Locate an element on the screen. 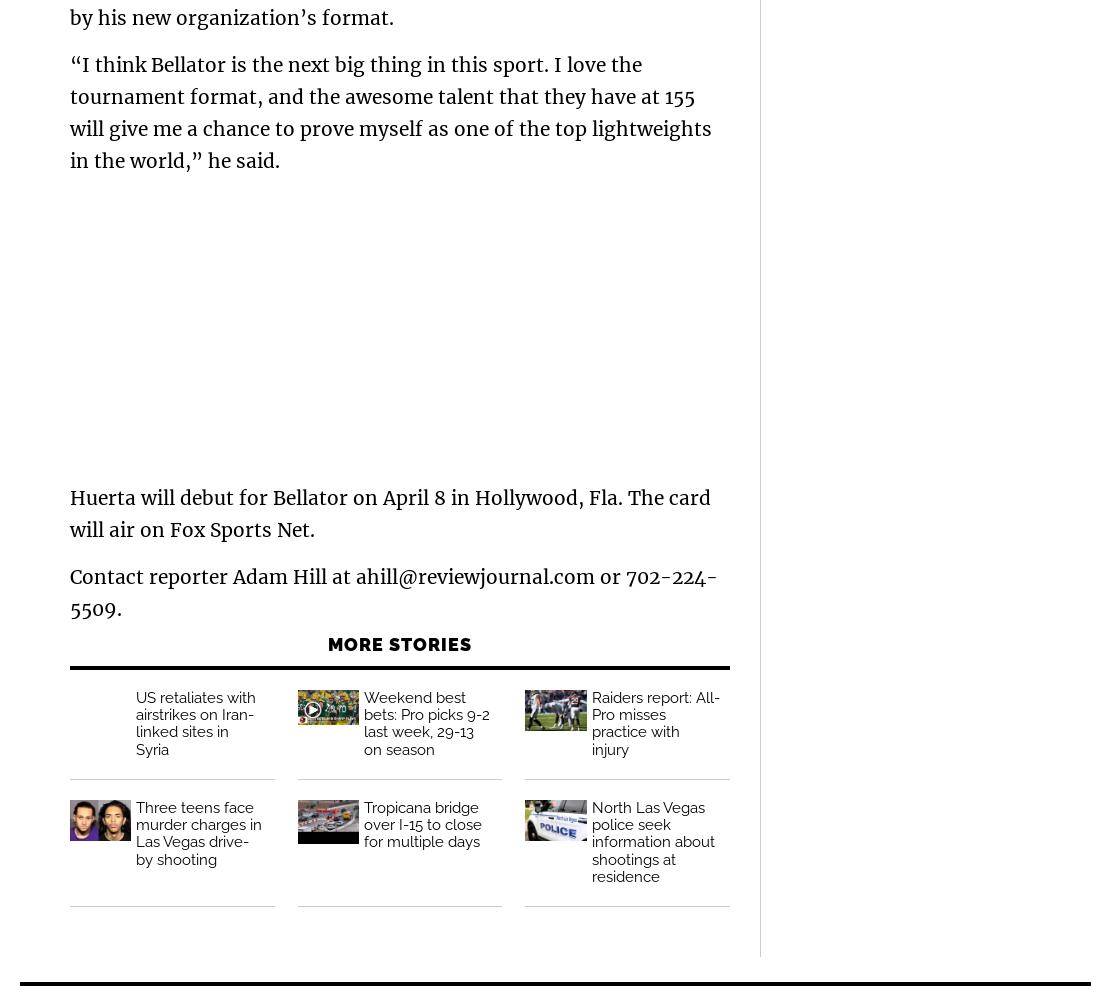 Image resolution: width=1111 pixels, height=995 pixels. 'Raiders report: All-Pro misses practice with injury' is located at coordinates (655, 722).